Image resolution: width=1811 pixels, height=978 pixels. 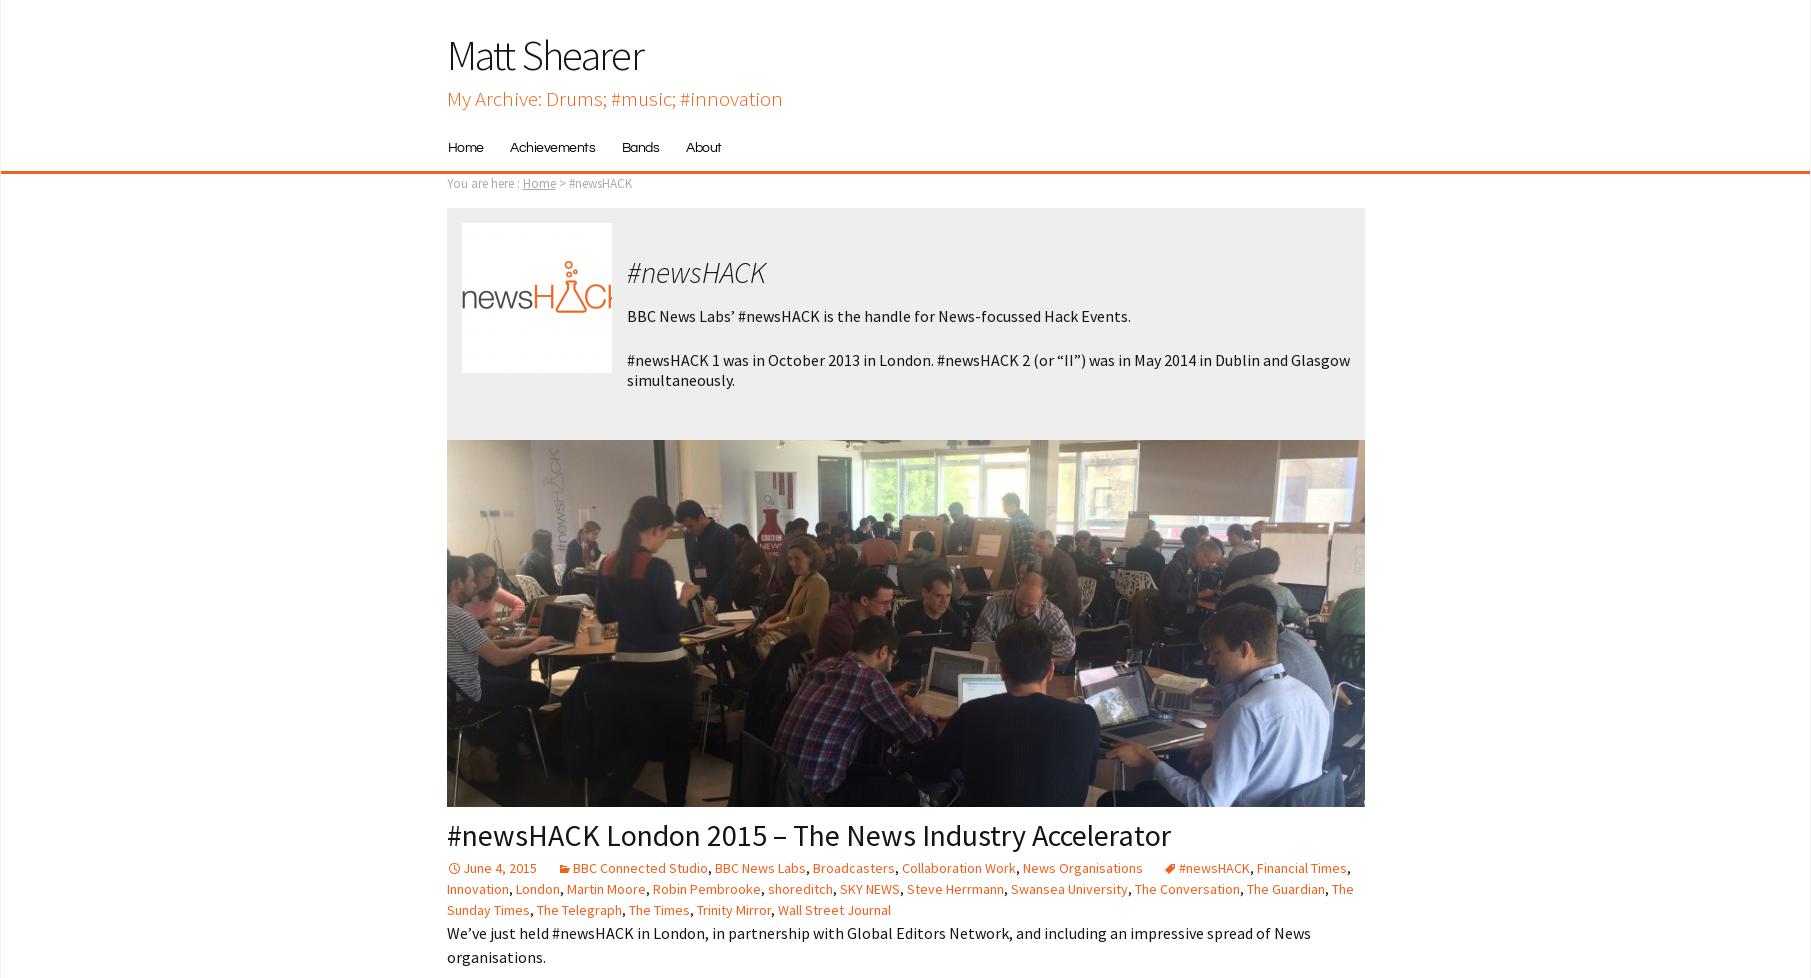 I want to click on 'Swansea University', so click(x=1068, y=888).